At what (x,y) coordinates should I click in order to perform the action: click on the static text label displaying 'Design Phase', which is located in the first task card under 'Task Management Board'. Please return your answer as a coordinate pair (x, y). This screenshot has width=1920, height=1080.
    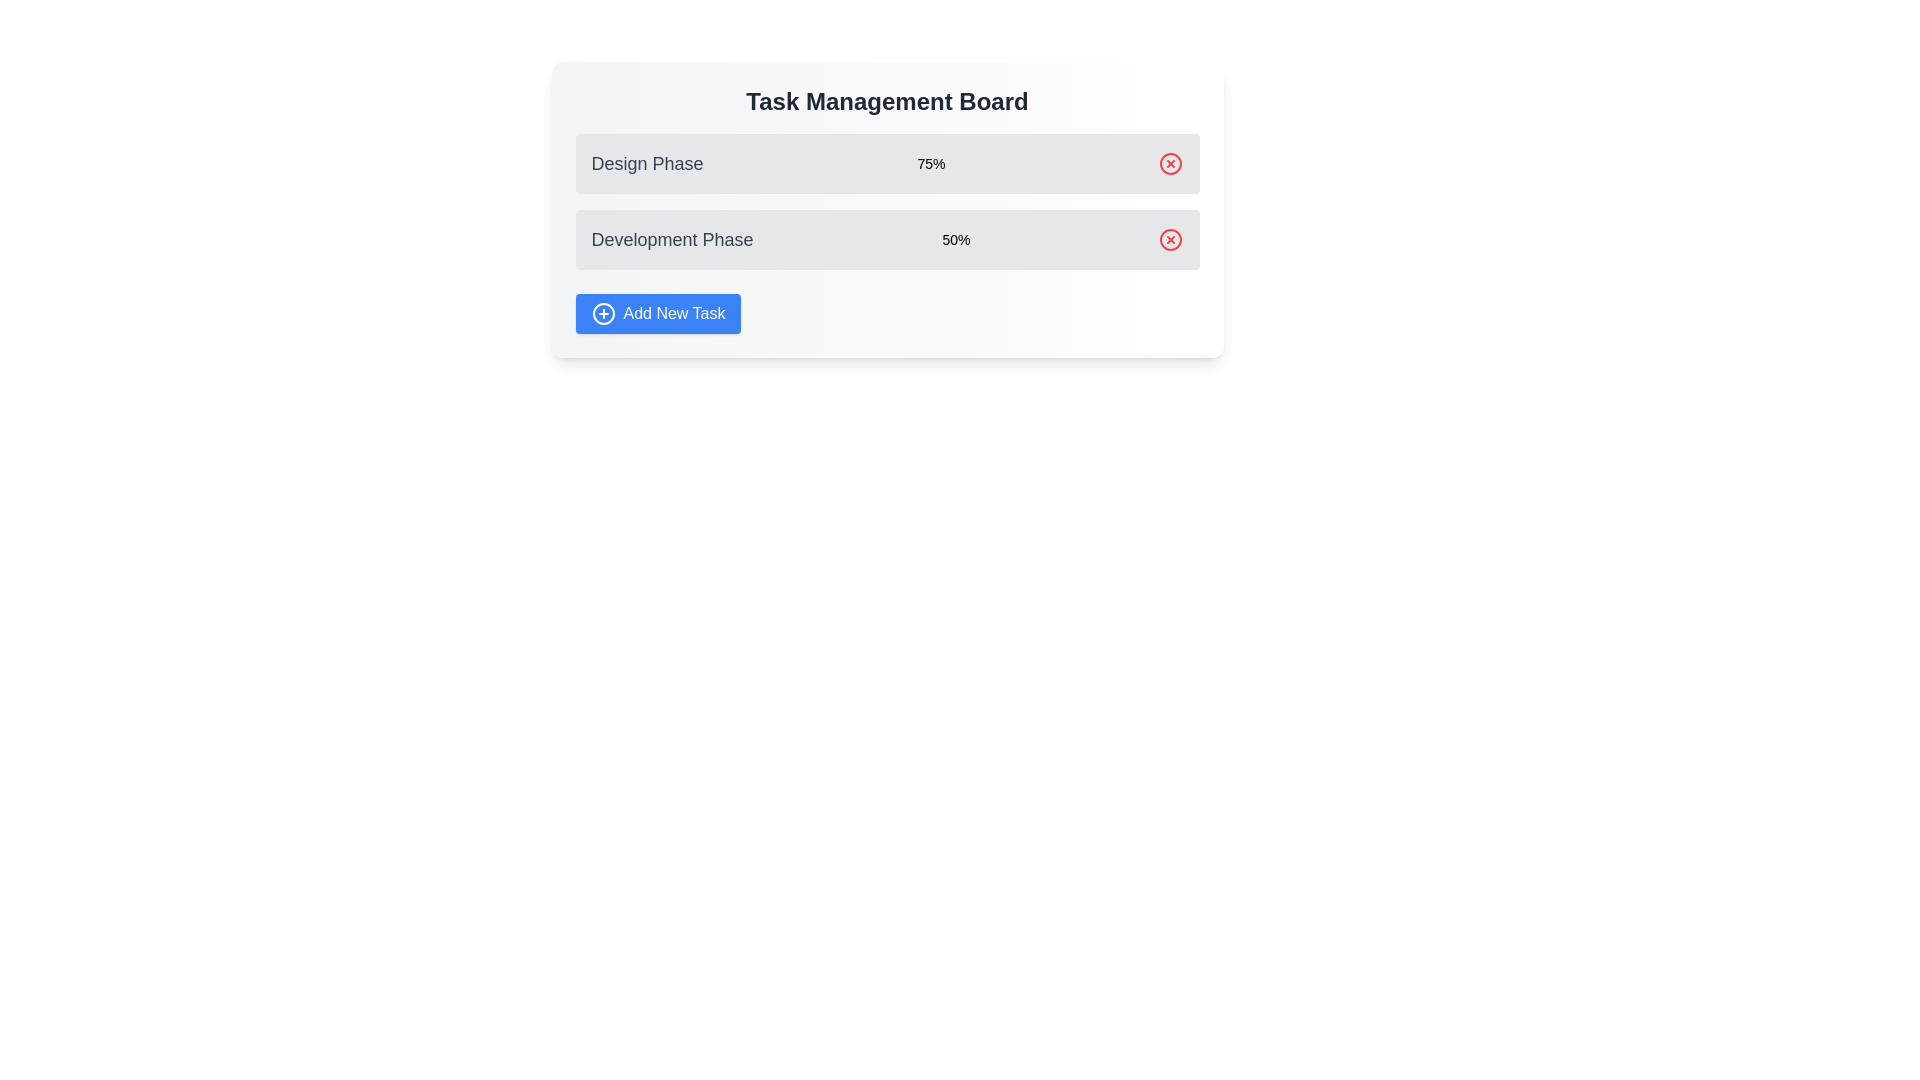
    Looking at the image, I should click on (647, 163).